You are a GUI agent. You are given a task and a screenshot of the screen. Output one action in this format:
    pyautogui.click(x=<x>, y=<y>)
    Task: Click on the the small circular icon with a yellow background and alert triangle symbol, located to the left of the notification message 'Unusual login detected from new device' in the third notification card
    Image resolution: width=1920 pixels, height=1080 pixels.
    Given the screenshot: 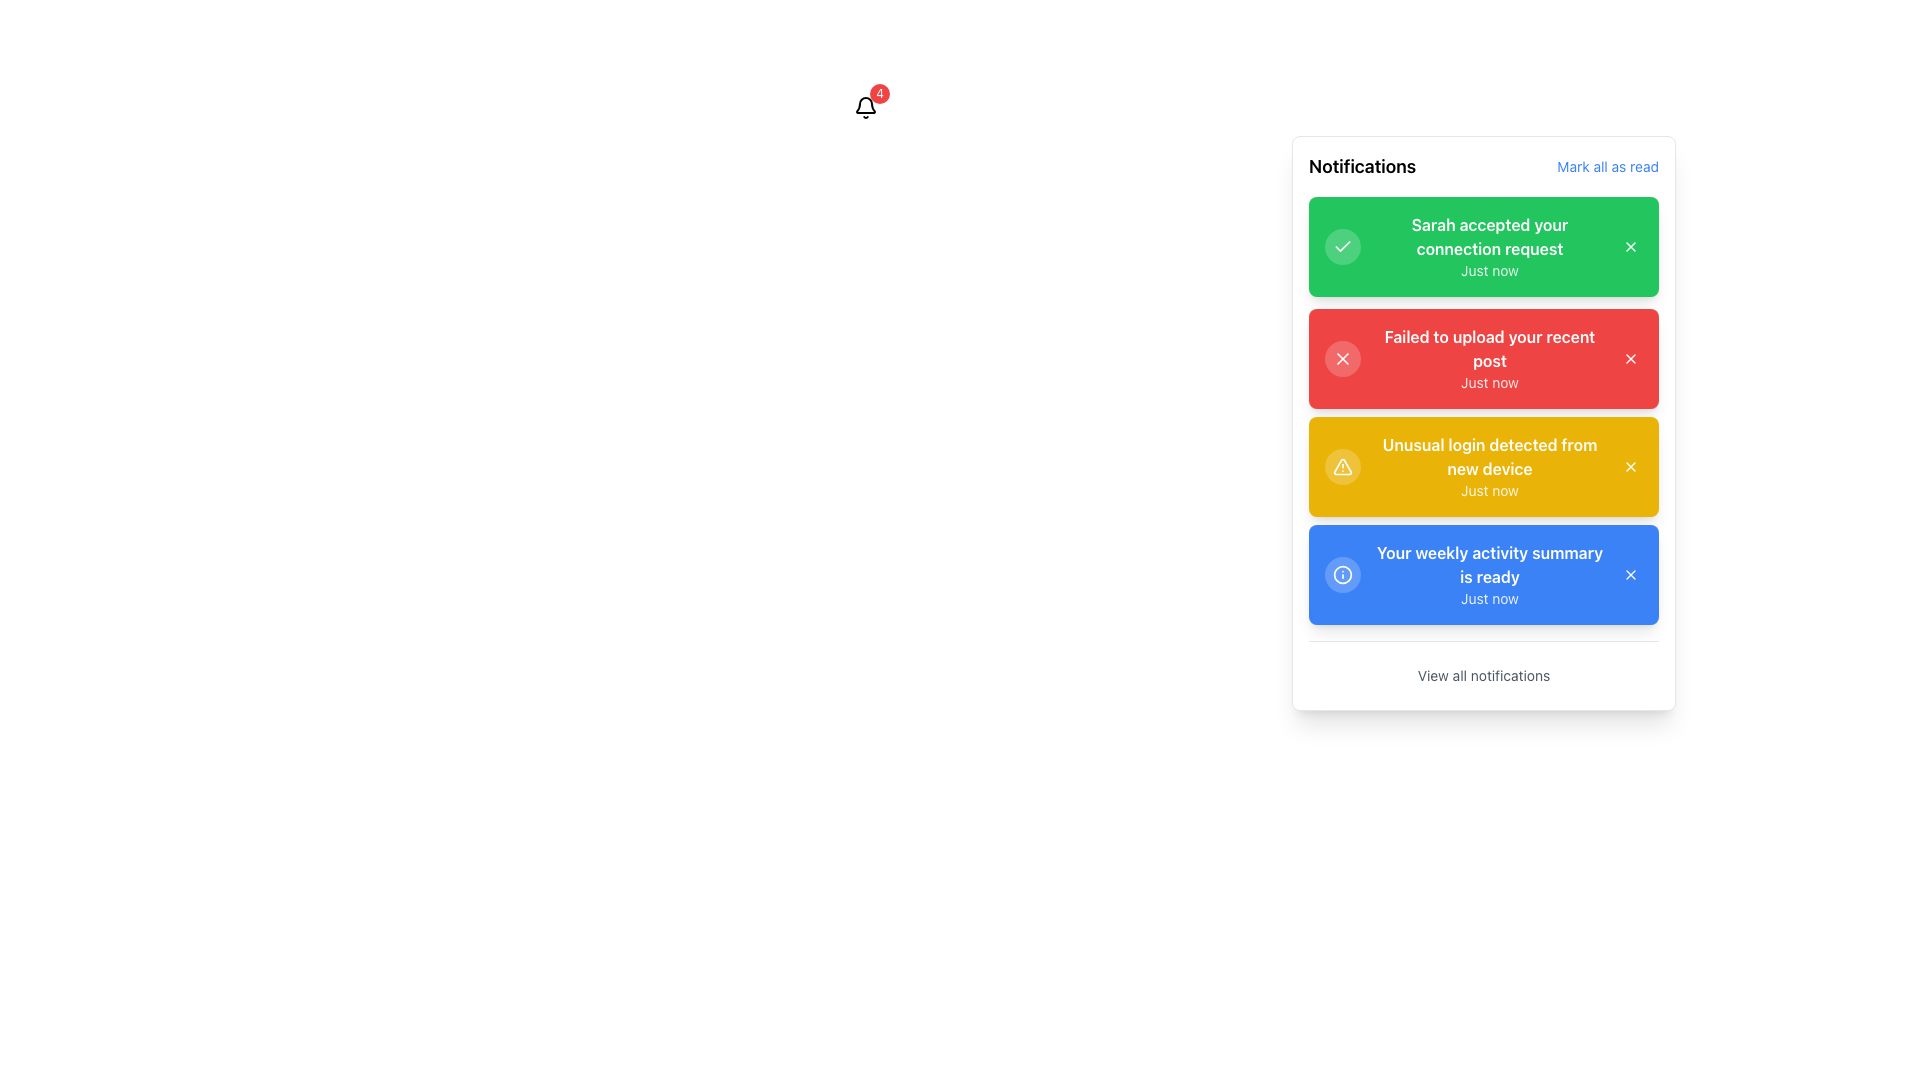 What is the action you would take?
    pyautogui.click(x=1343, y=466)
    